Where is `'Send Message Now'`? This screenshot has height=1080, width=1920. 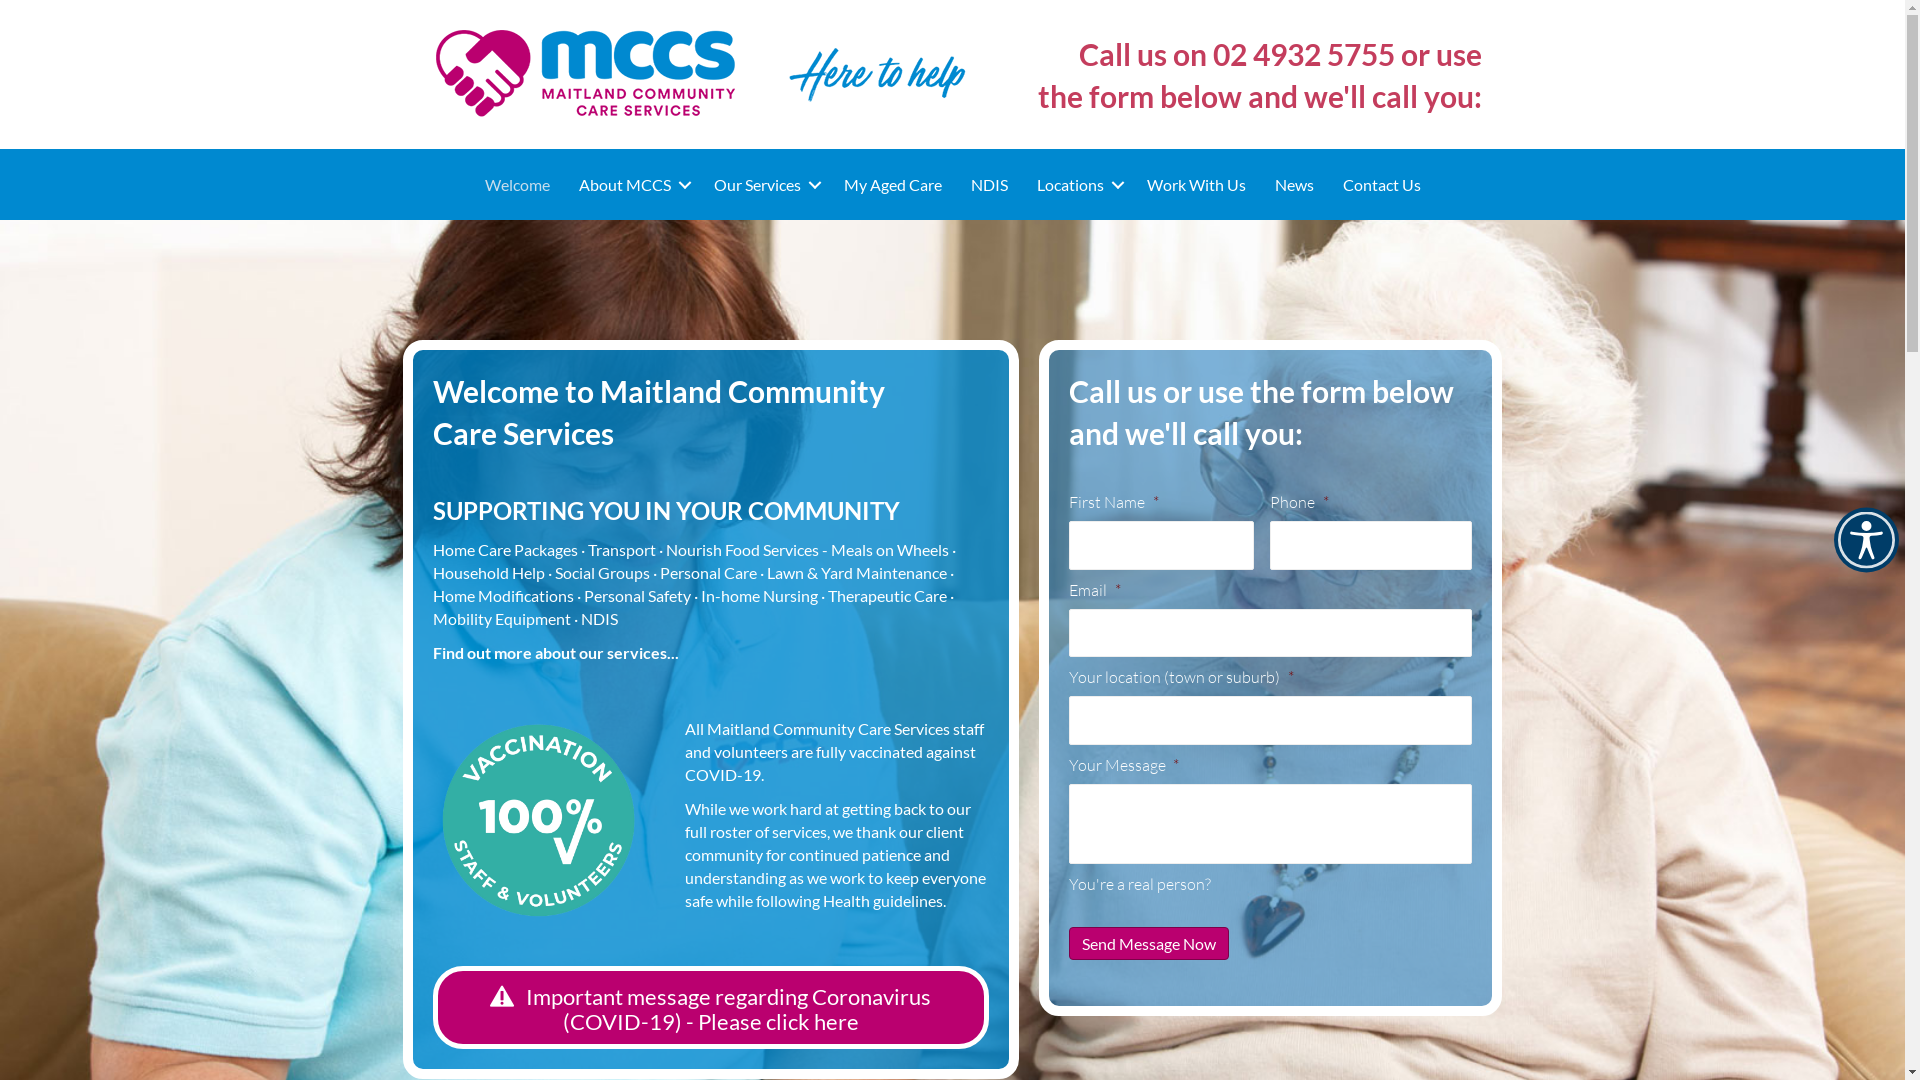 'Send Message Now' is located at coordinates (1067, 943).